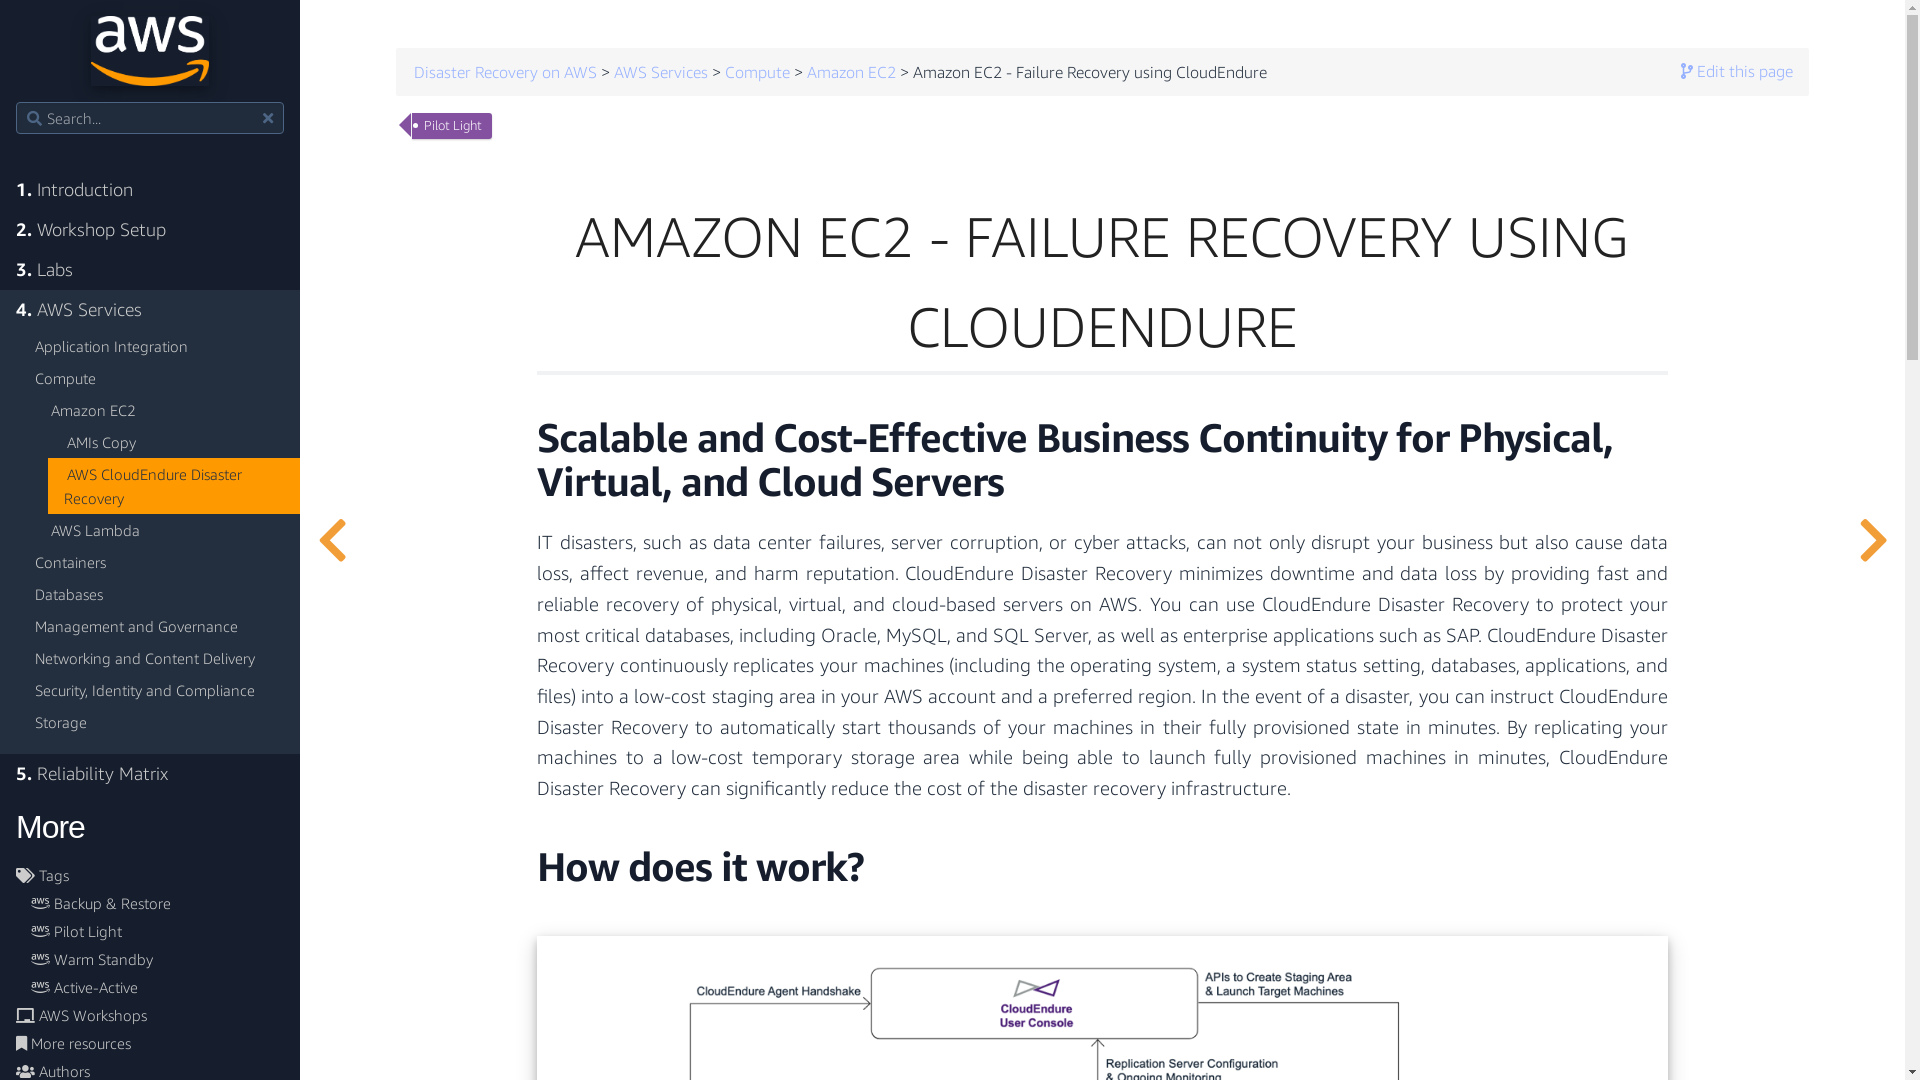 The width and height of the screenshot is (1920, 1080). What do you see at coordinates (148, 229) in the screenshot?
I see `'2. Workshop Setup'` at bounding box center [148, 229].